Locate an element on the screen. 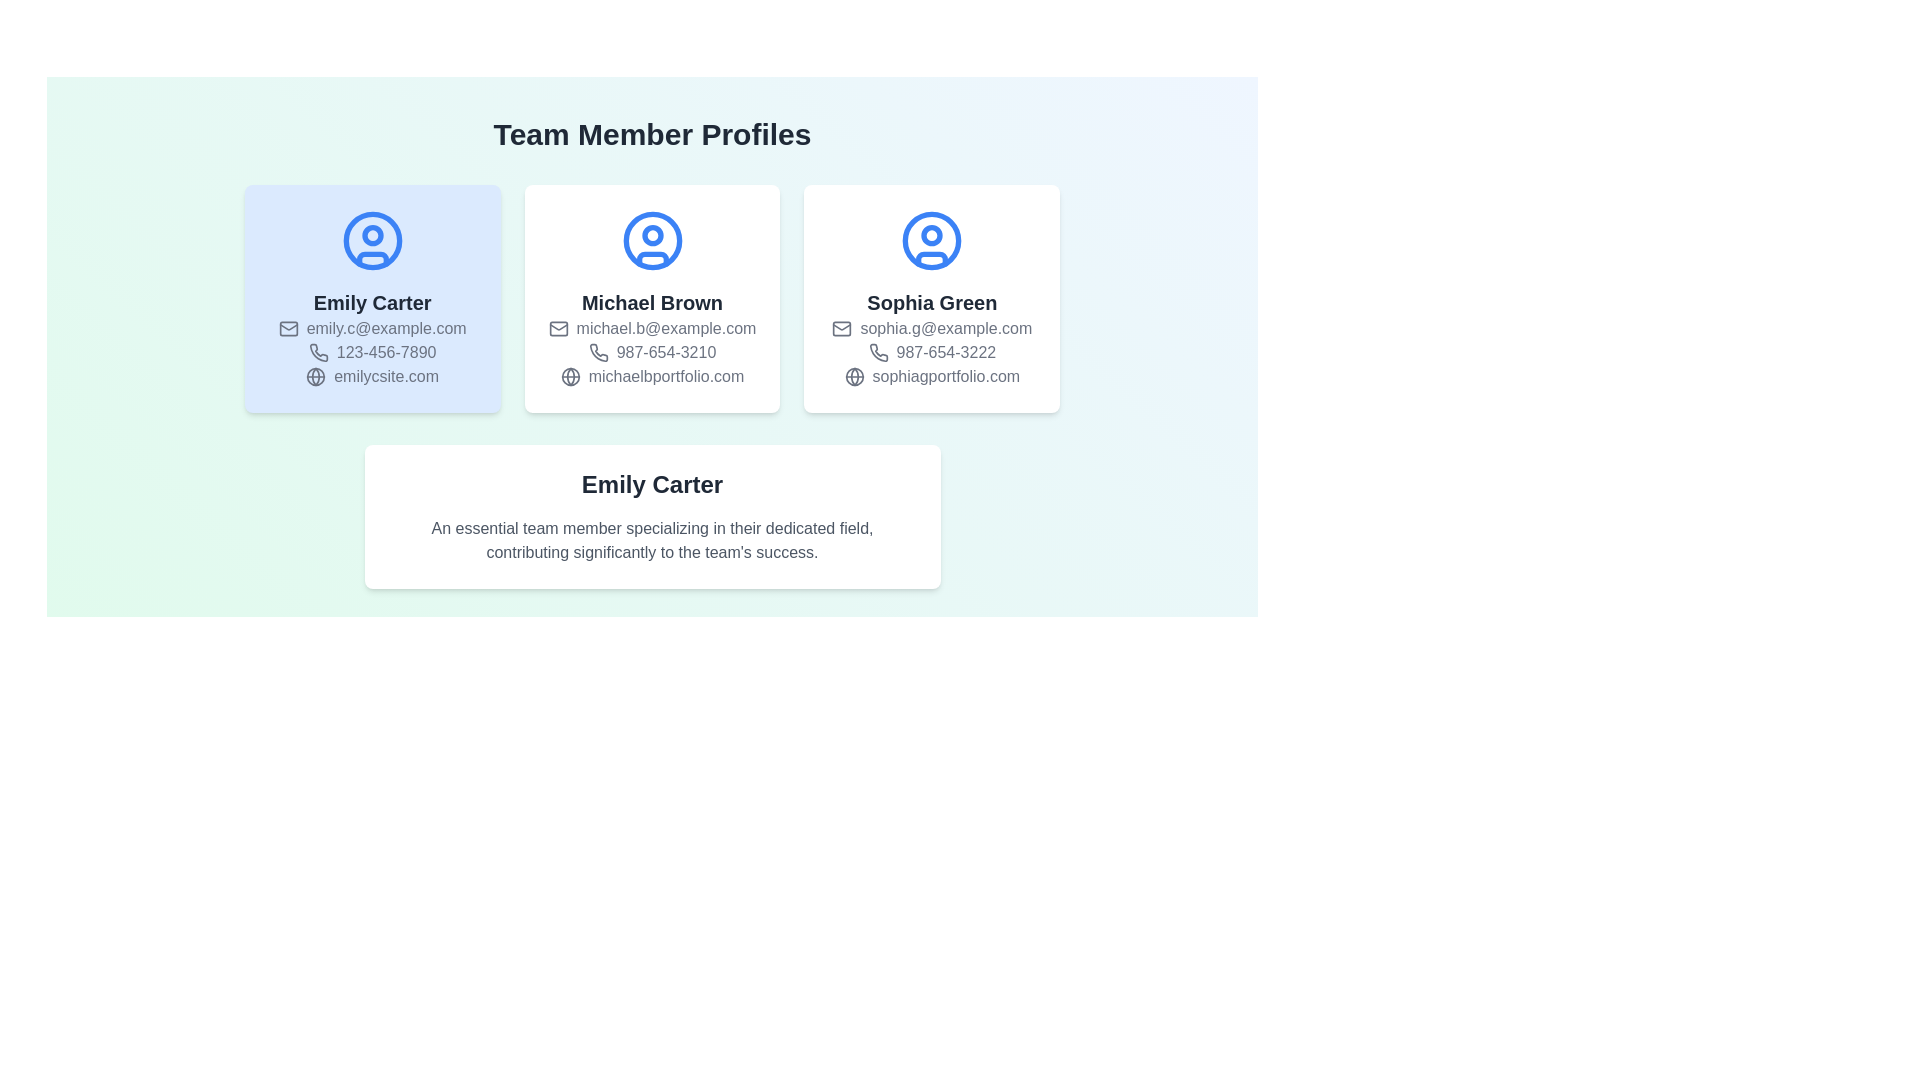 This screenshot has height=1080, width=1920. the gray globe-shaped icon followed by the text 'emilycsite.com' is located at coordinates (372, 377).